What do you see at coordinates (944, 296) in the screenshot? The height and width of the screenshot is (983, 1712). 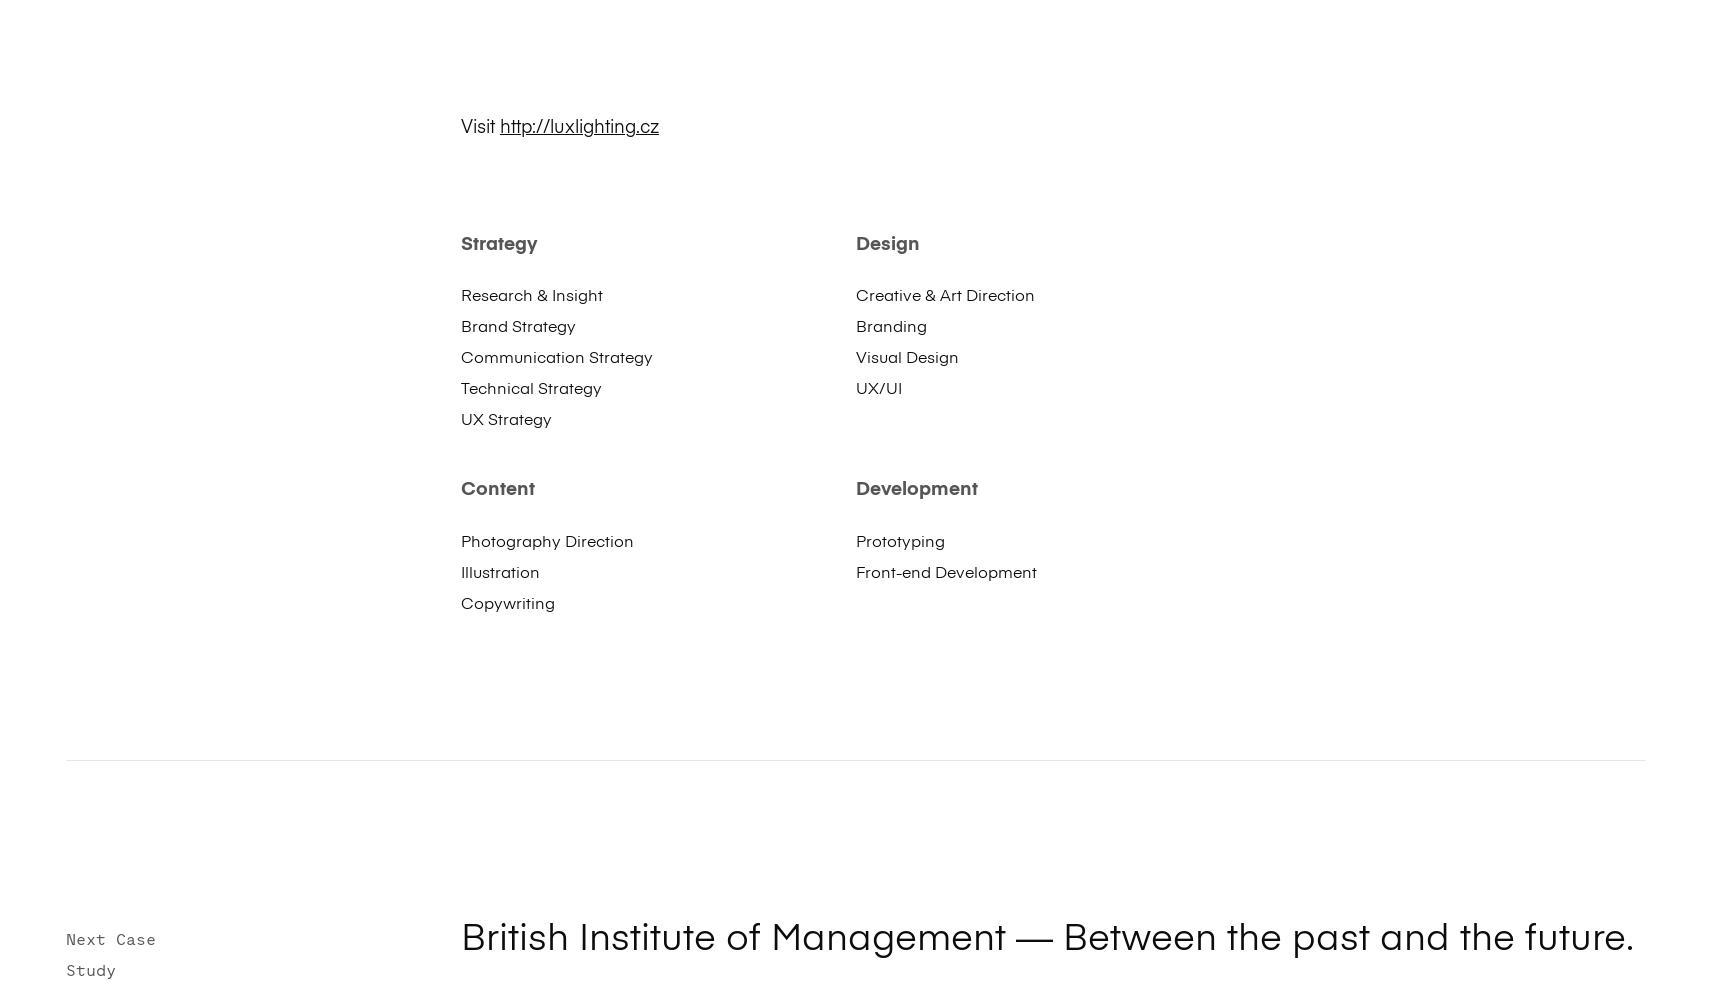 I see `'Creative & Art Direction'` at bounding box center [944, 296].